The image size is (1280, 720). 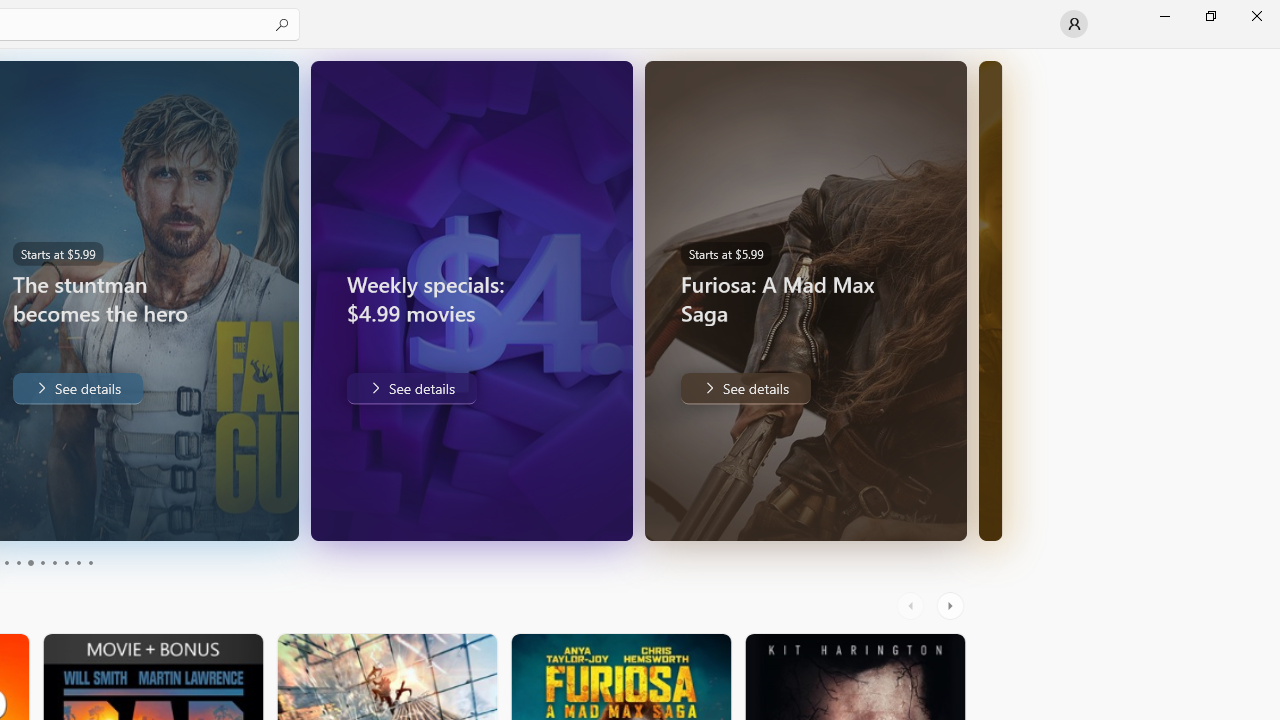 I want to click on 'Page 5', so click(x=30, y=563).